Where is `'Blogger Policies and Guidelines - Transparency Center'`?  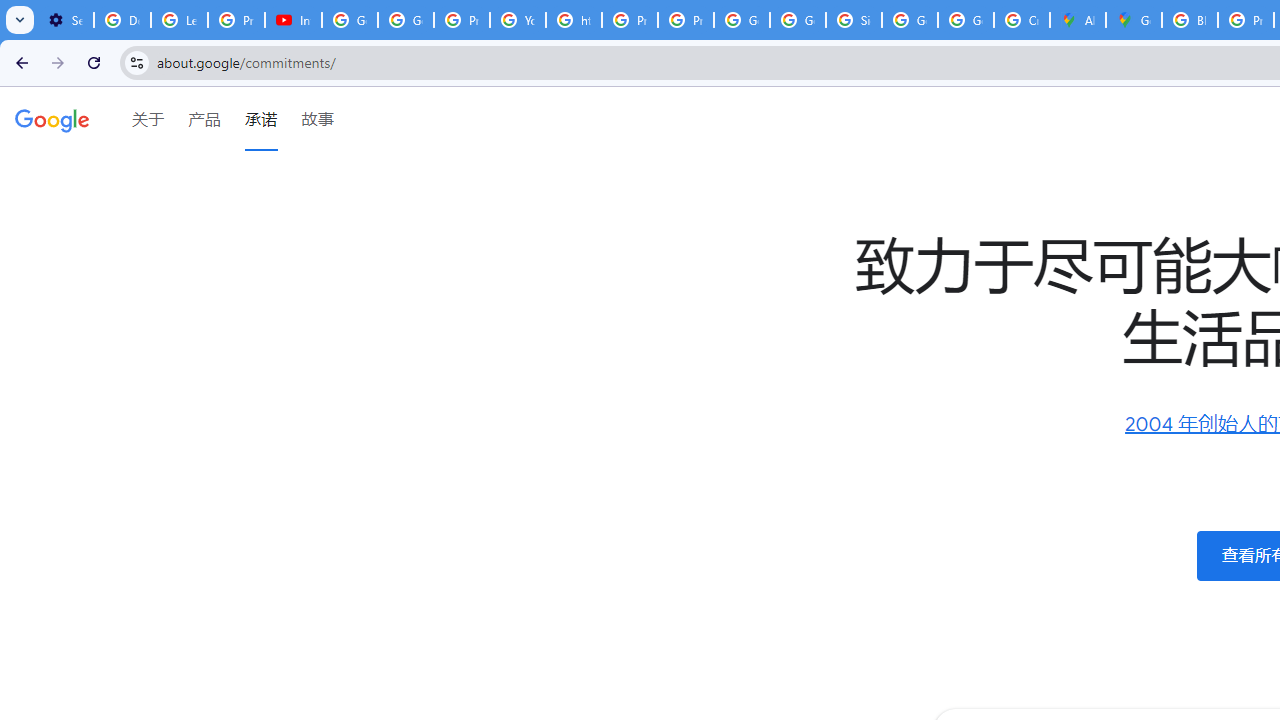
'Blogger Policies and Guidelines - Transparency Center' is located at coordinates (1190, 20).